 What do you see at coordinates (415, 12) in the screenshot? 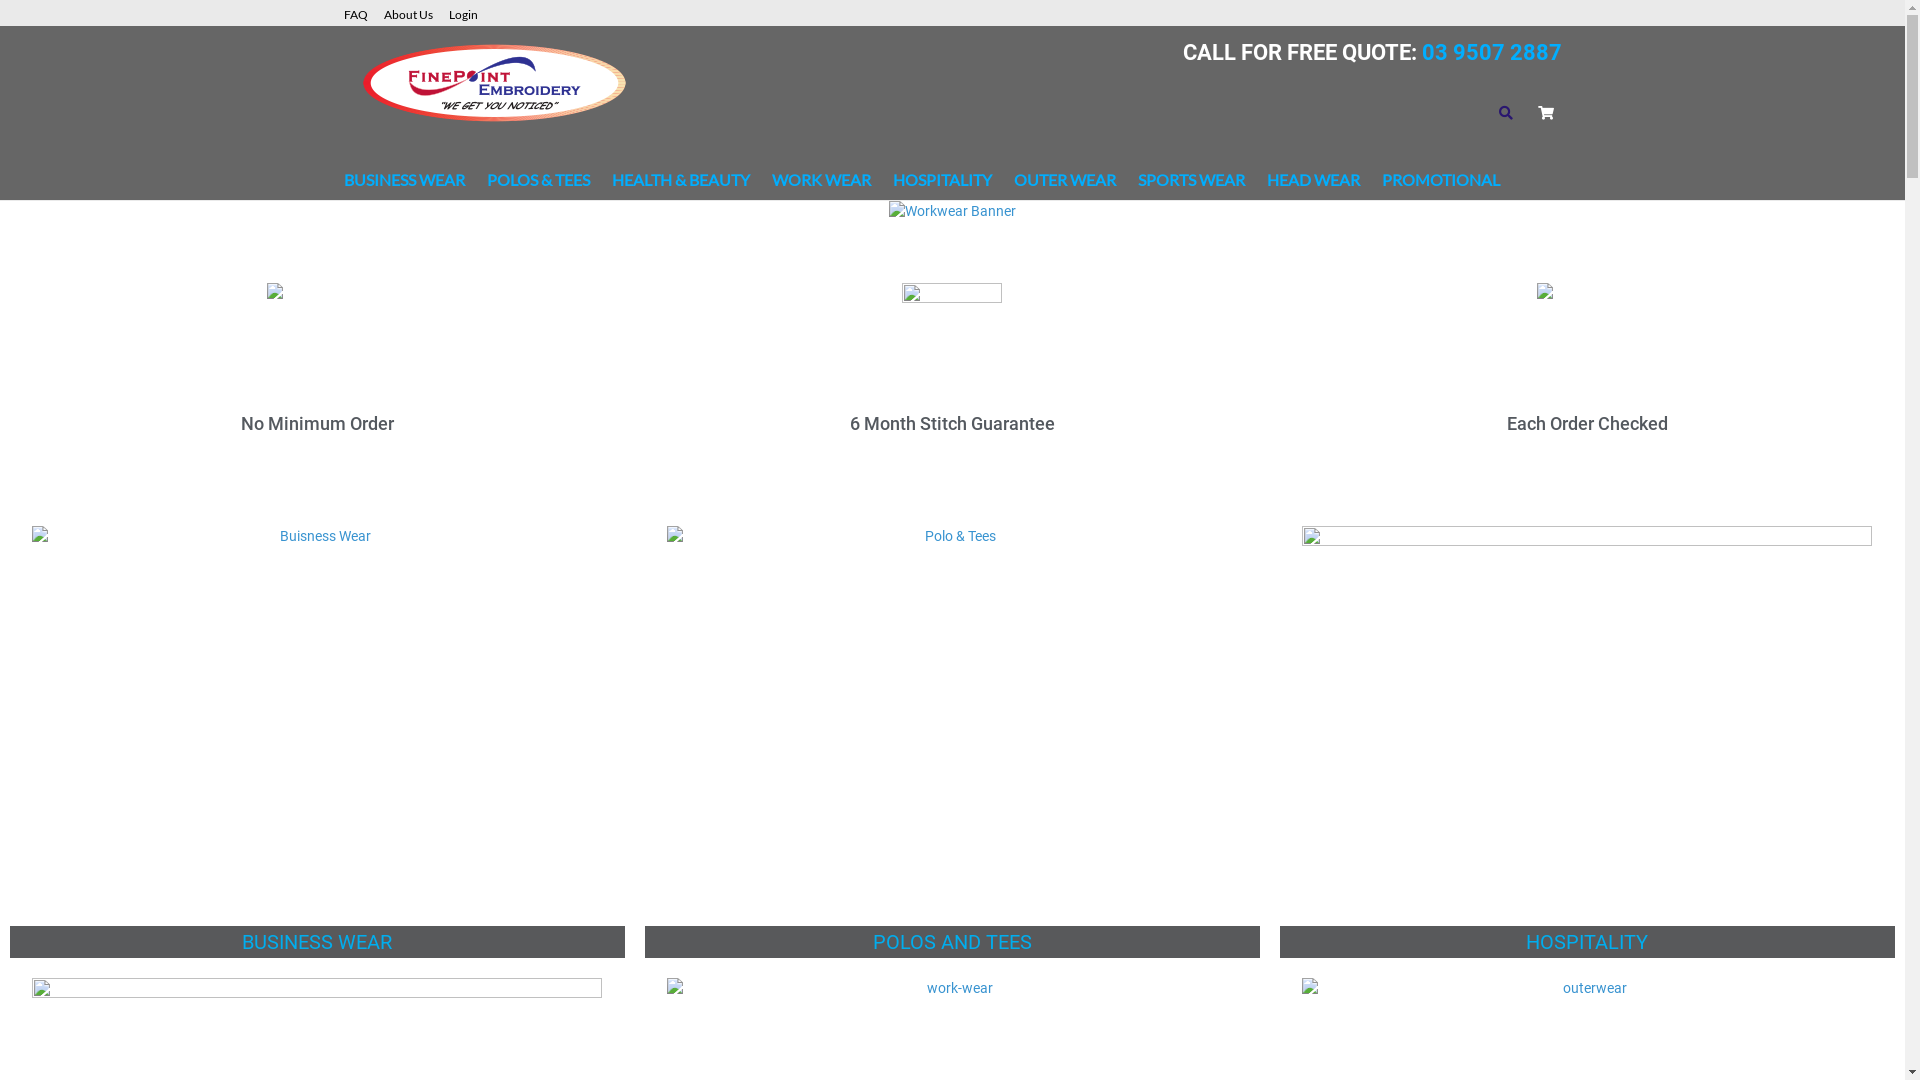
I see `'About Us'` at bounding box center [415, 12].